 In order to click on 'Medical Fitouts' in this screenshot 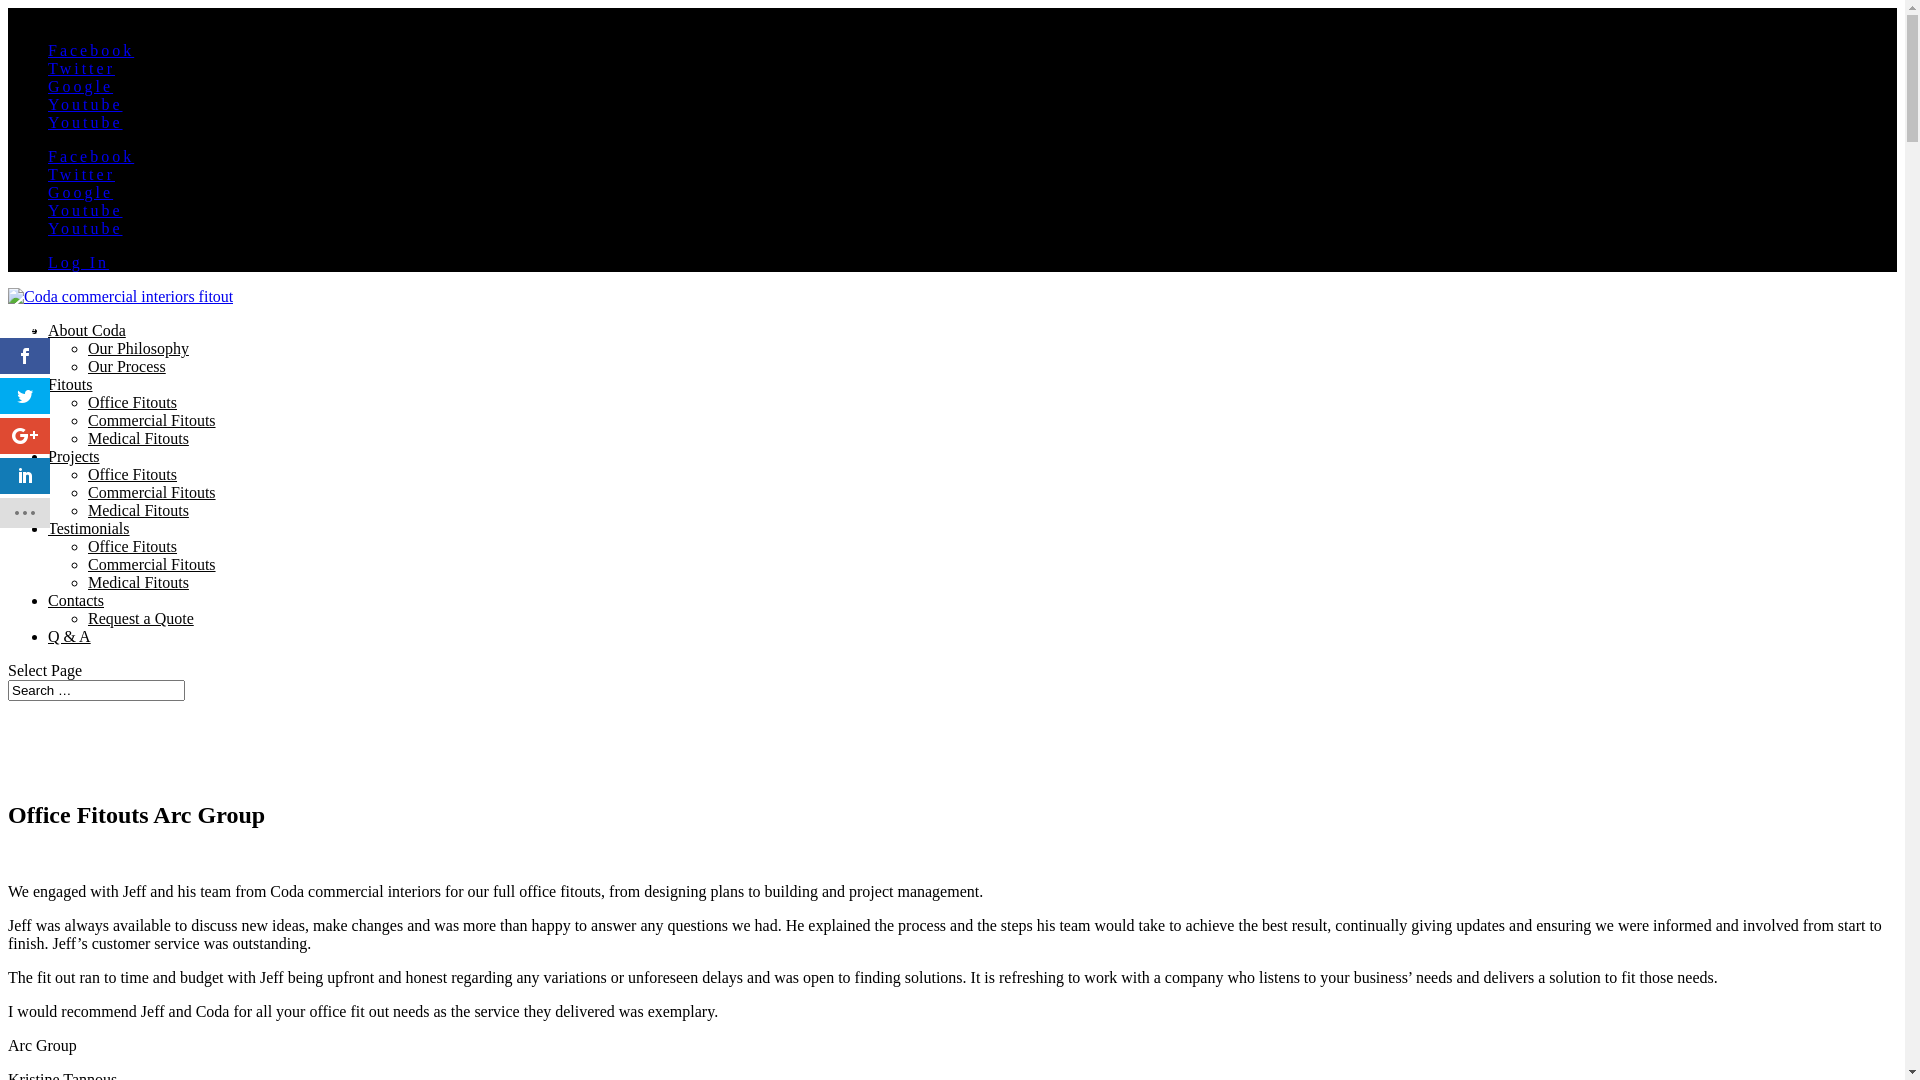, I will do `click(86, 437)`.